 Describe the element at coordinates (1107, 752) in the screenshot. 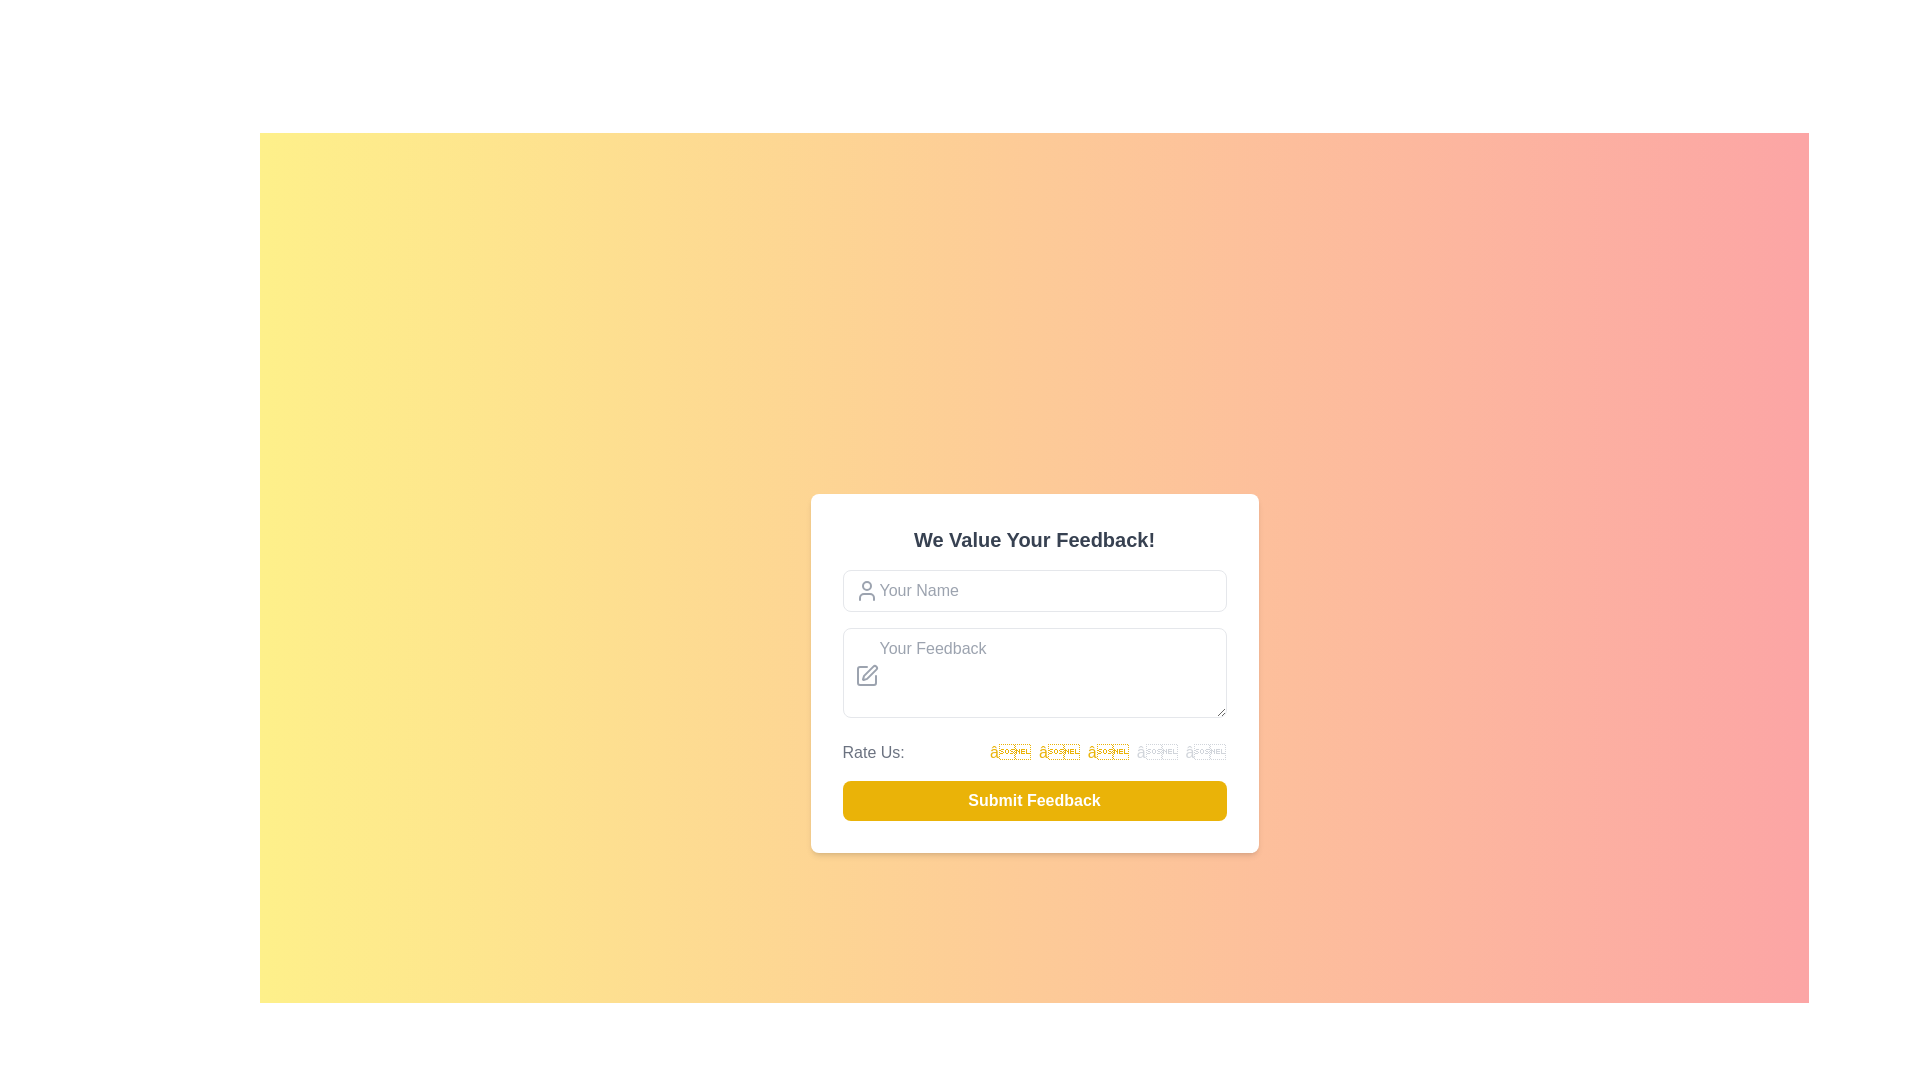

I see `the third star button in the rating system` at that location.